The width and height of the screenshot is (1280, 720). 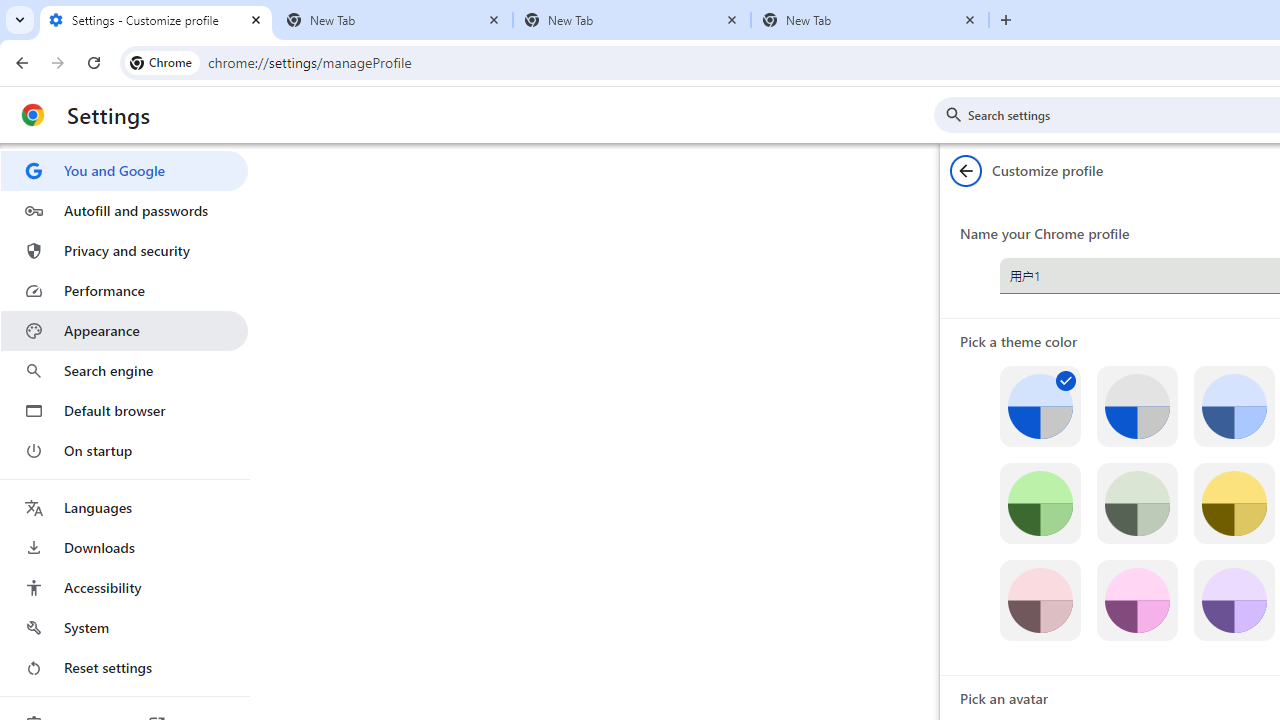 What do you see at coordinates (123, 506) in the screenshot?
I see `'Languages'` at bounding box center [123, 506].